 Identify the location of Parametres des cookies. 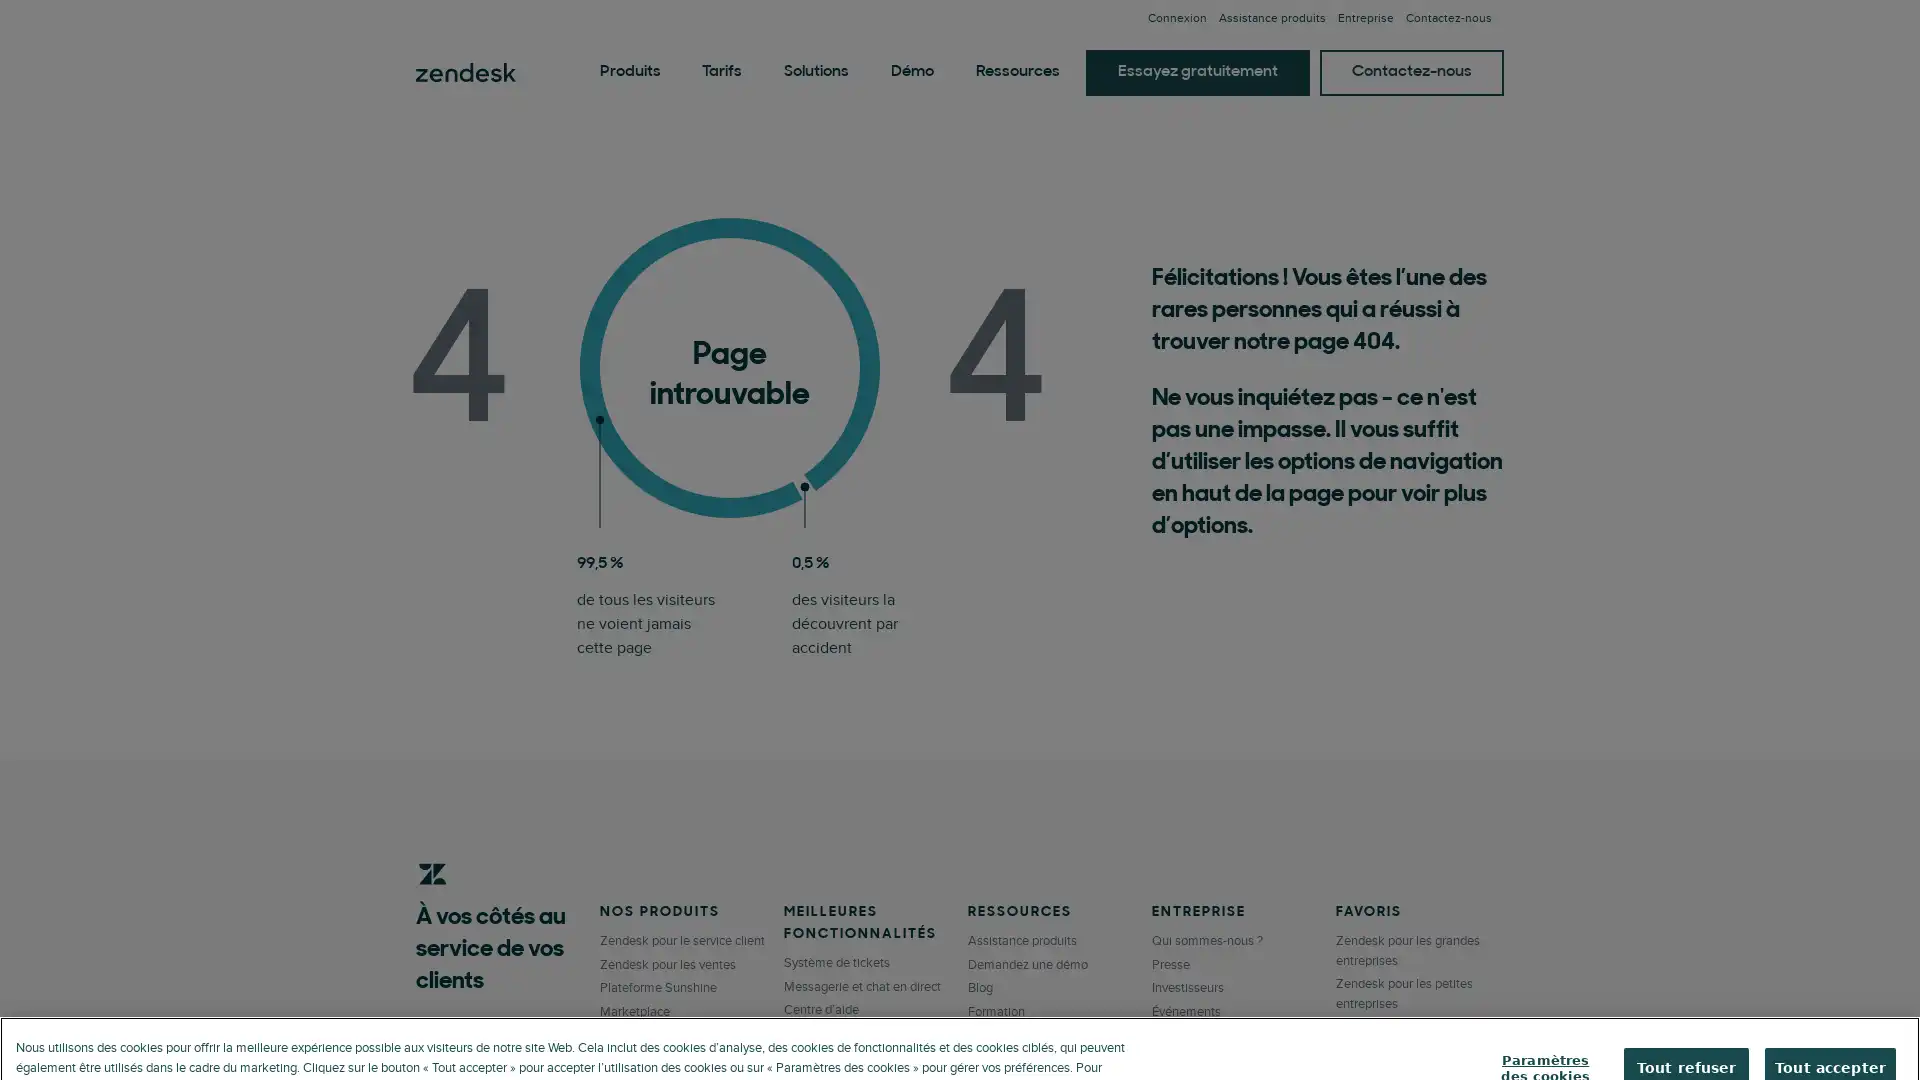
(1549, 1028).